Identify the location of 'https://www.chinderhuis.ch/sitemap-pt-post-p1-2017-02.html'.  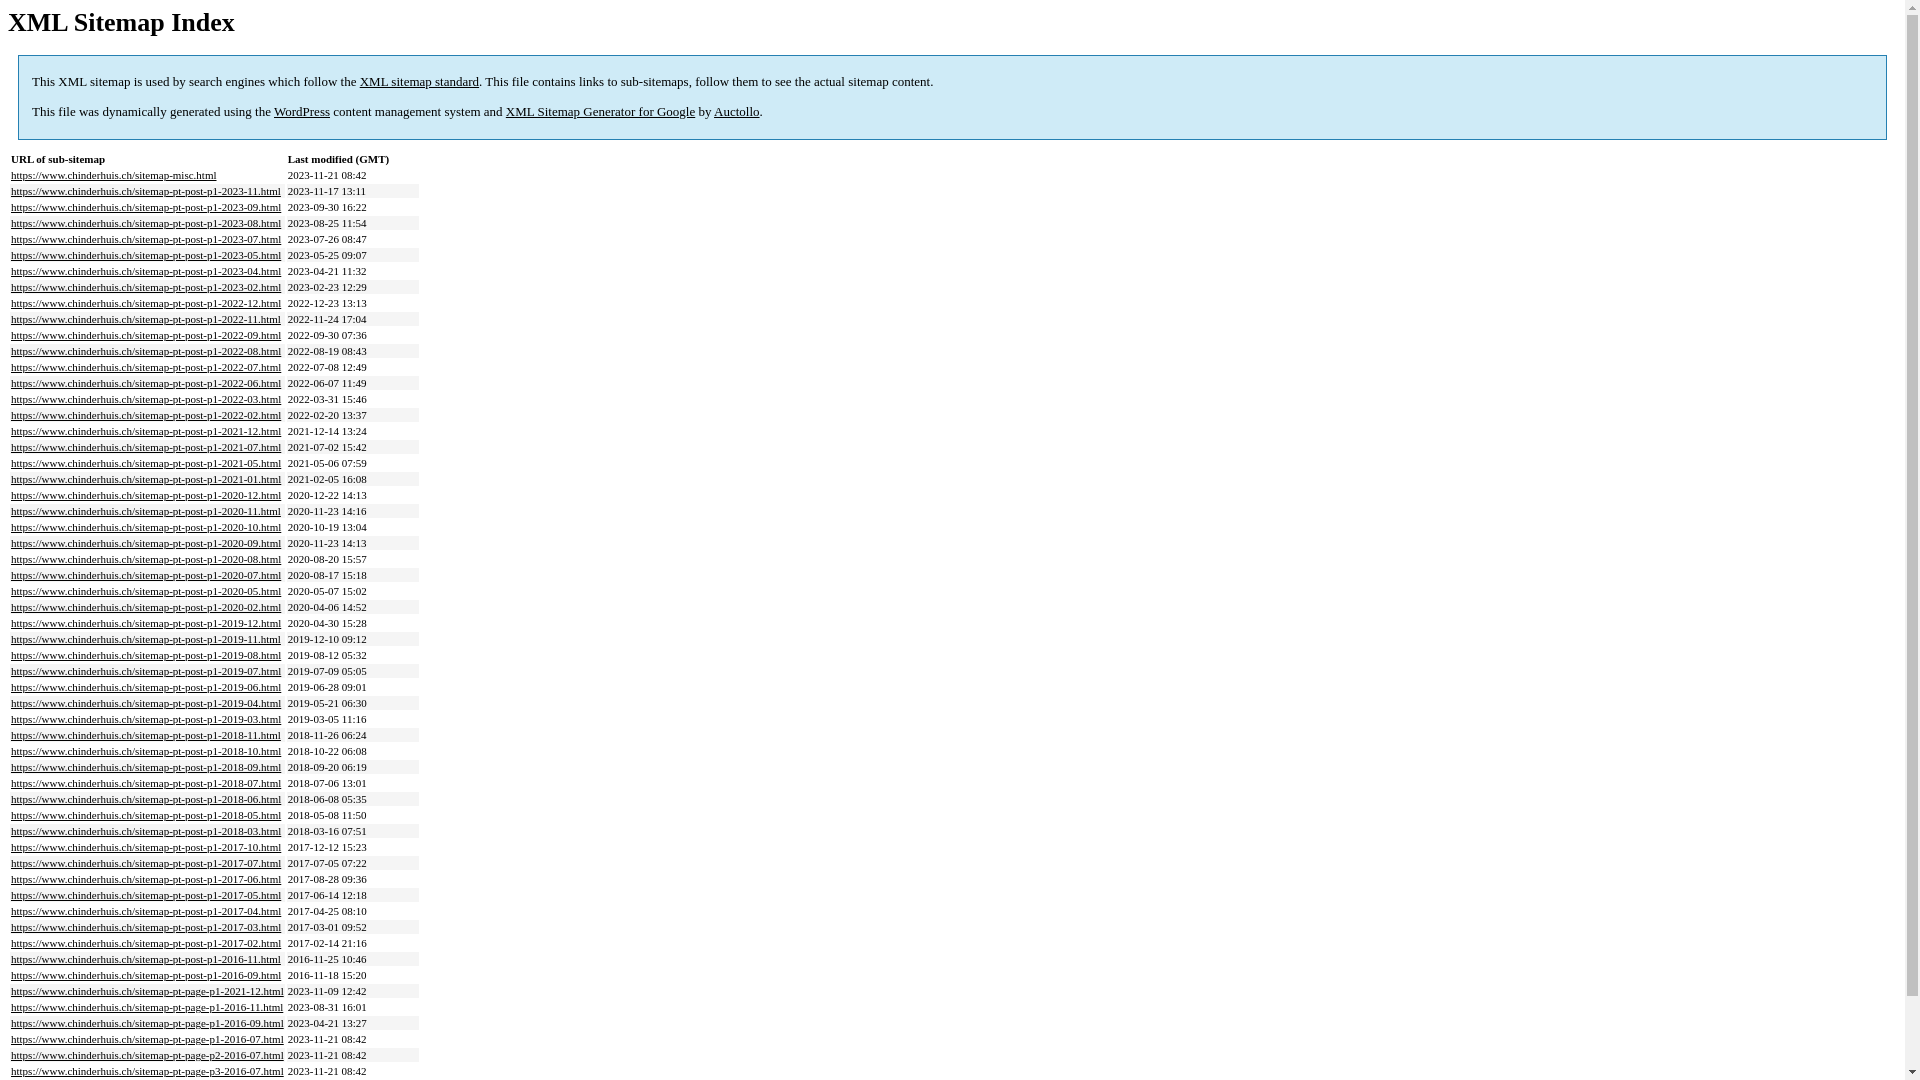
(144, 942).